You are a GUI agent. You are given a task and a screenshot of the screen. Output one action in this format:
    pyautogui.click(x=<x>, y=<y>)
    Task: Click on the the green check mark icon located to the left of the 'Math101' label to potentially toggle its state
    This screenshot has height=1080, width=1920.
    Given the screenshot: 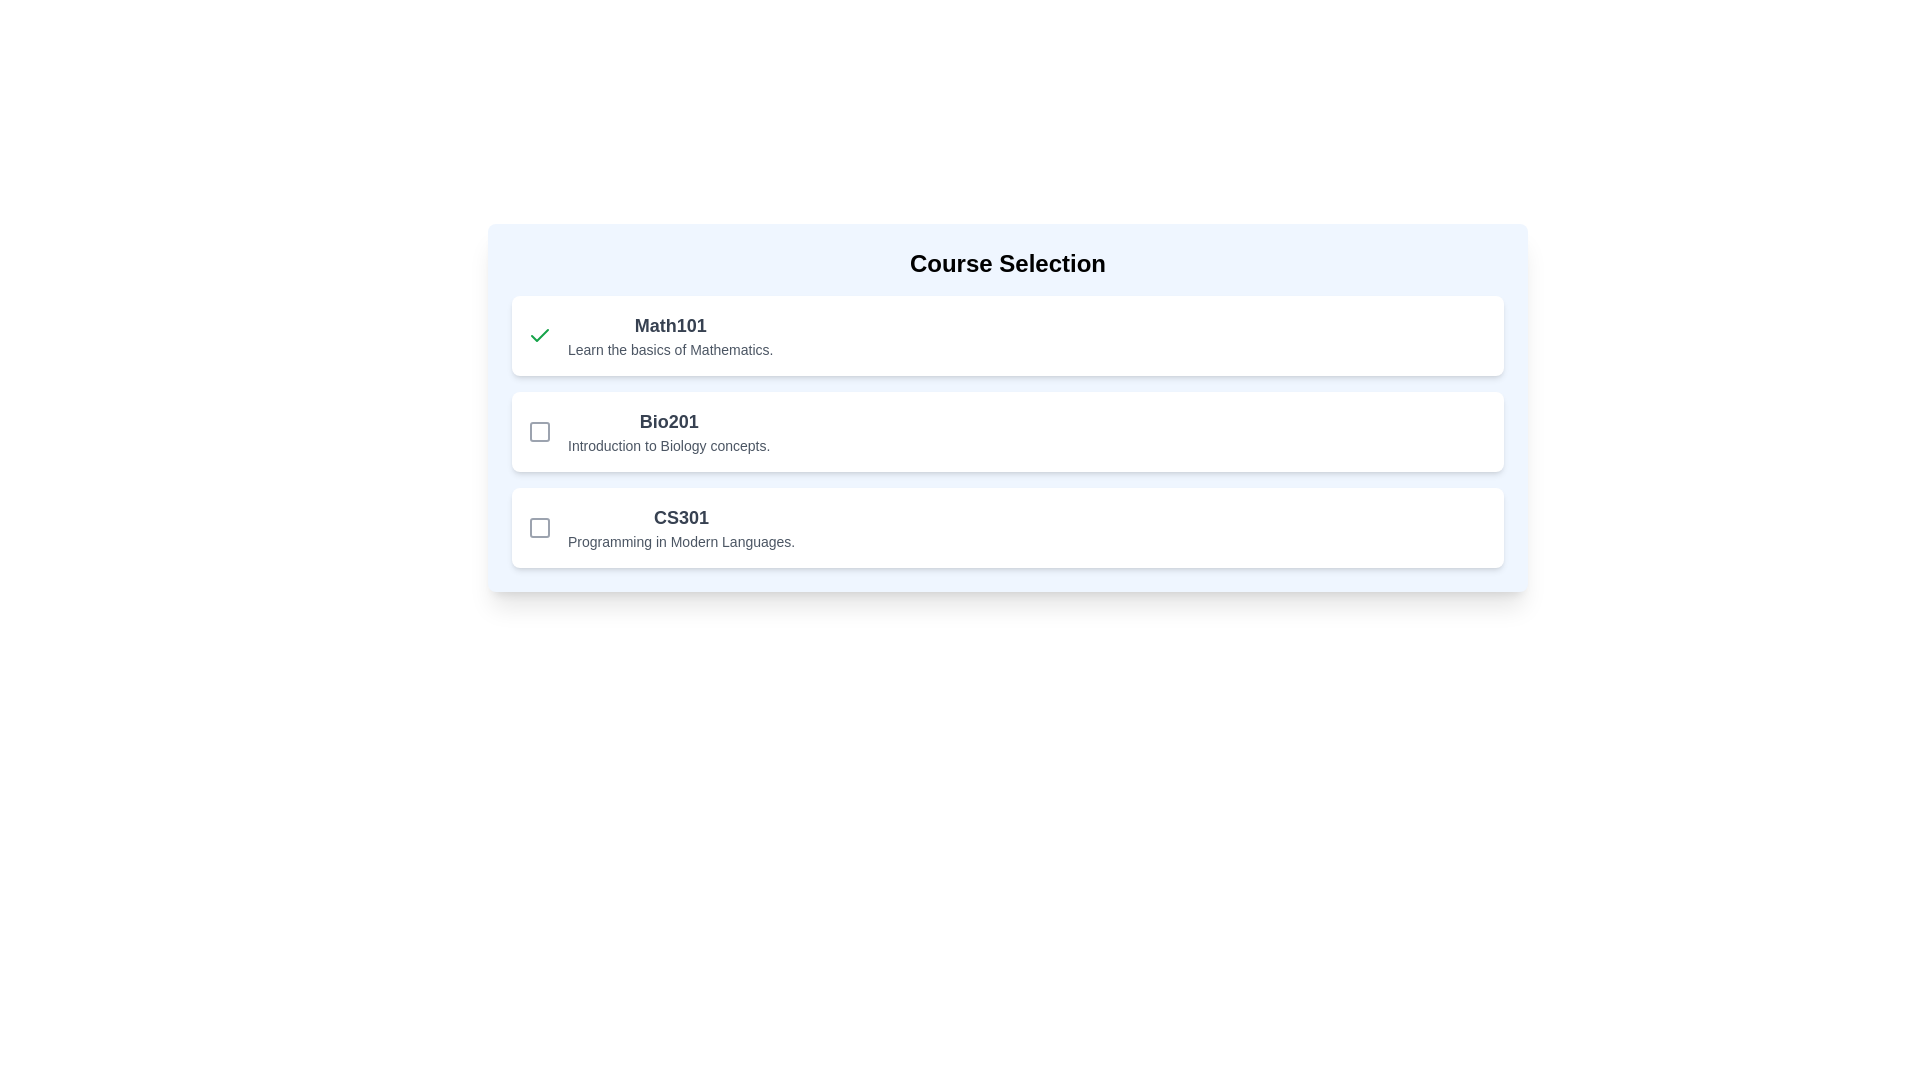 What is the action you would take?
    pyautogui.click(x=539, y=334)
    